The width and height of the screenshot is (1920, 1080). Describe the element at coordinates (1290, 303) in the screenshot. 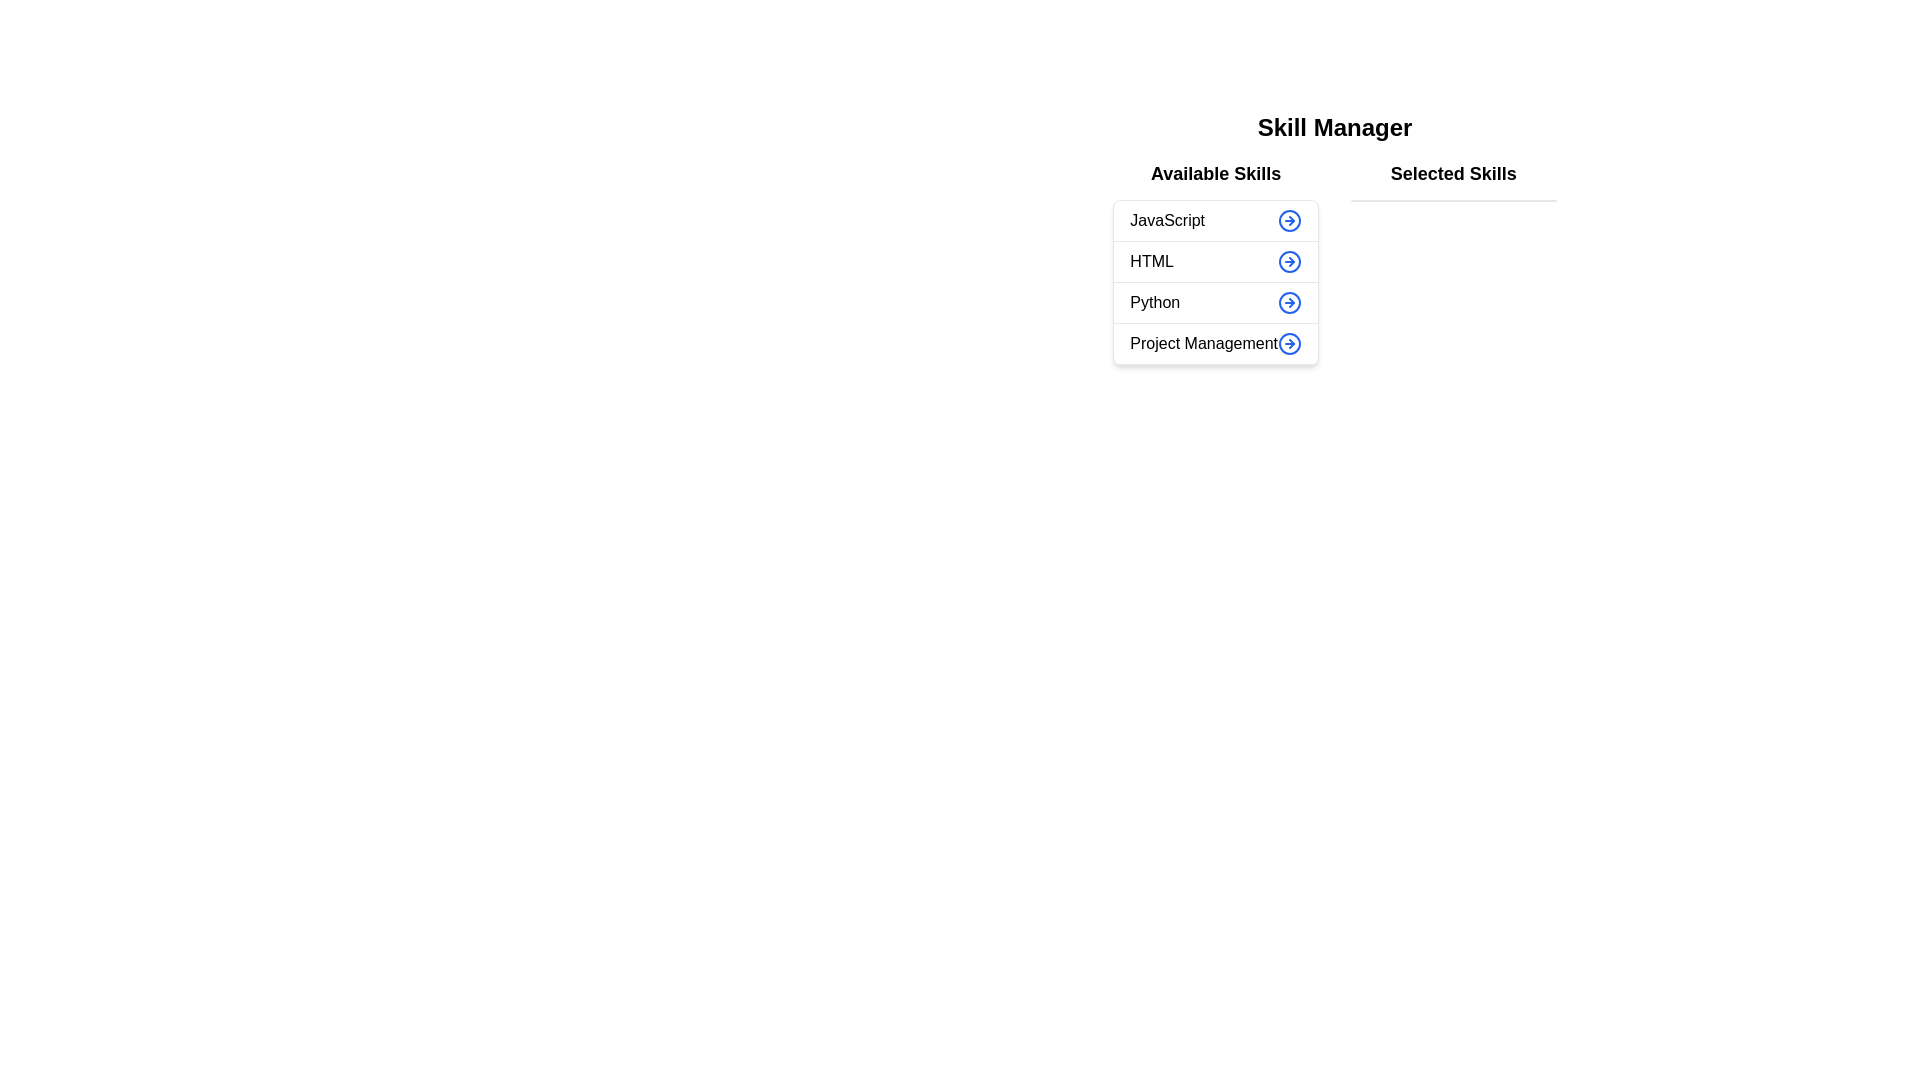

I see `arrow button next to the skill 'Python' in the 'Available Skills' list to transfer it to the 'Selected Skills' list` at that location.